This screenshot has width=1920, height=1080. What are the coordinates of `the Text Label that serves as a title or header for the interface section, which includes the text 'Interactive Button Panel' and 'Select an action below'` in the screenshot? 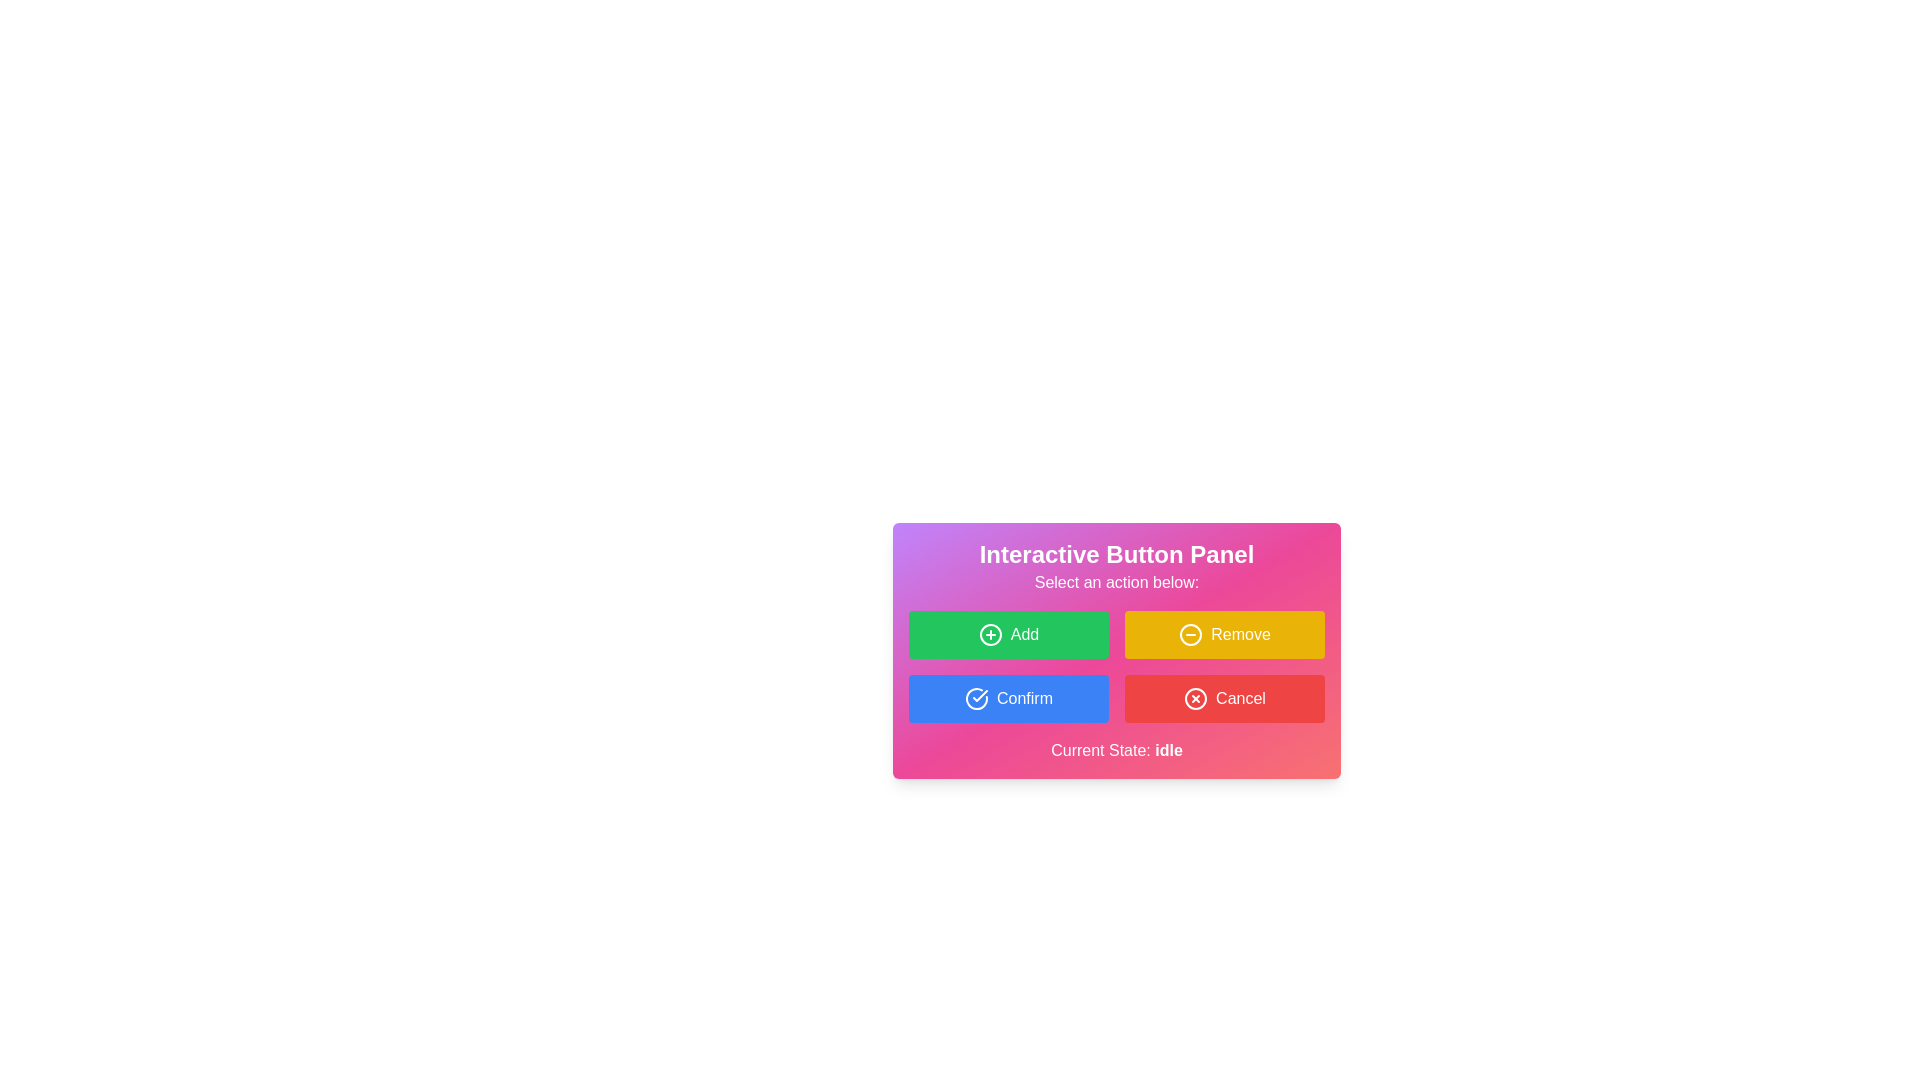 It's located at (1116, 555).